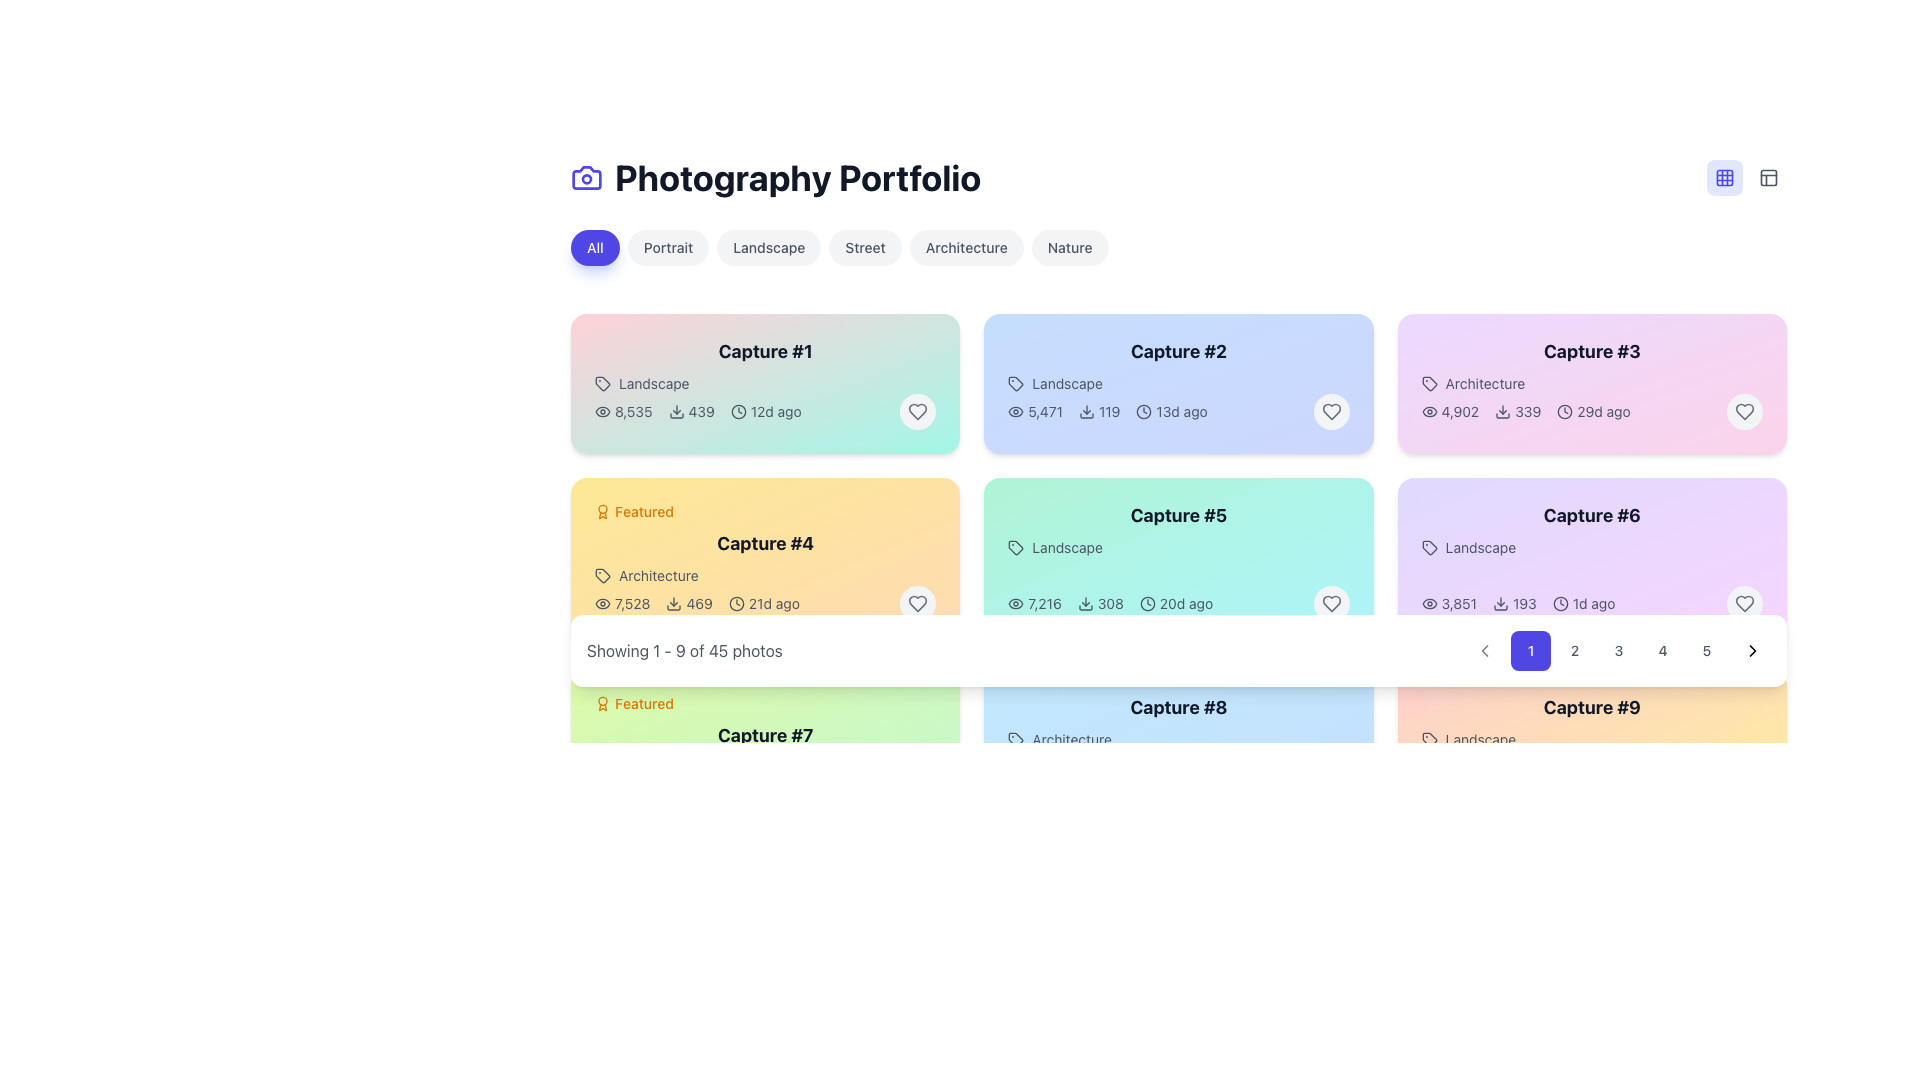 The image size is (1920, 1080). I want to click on the clock icon that indicates a timestamp, located next to the '29d ago' text in the bottom-right corner of the card labeled 'Capture #3', so click(1564, 411).